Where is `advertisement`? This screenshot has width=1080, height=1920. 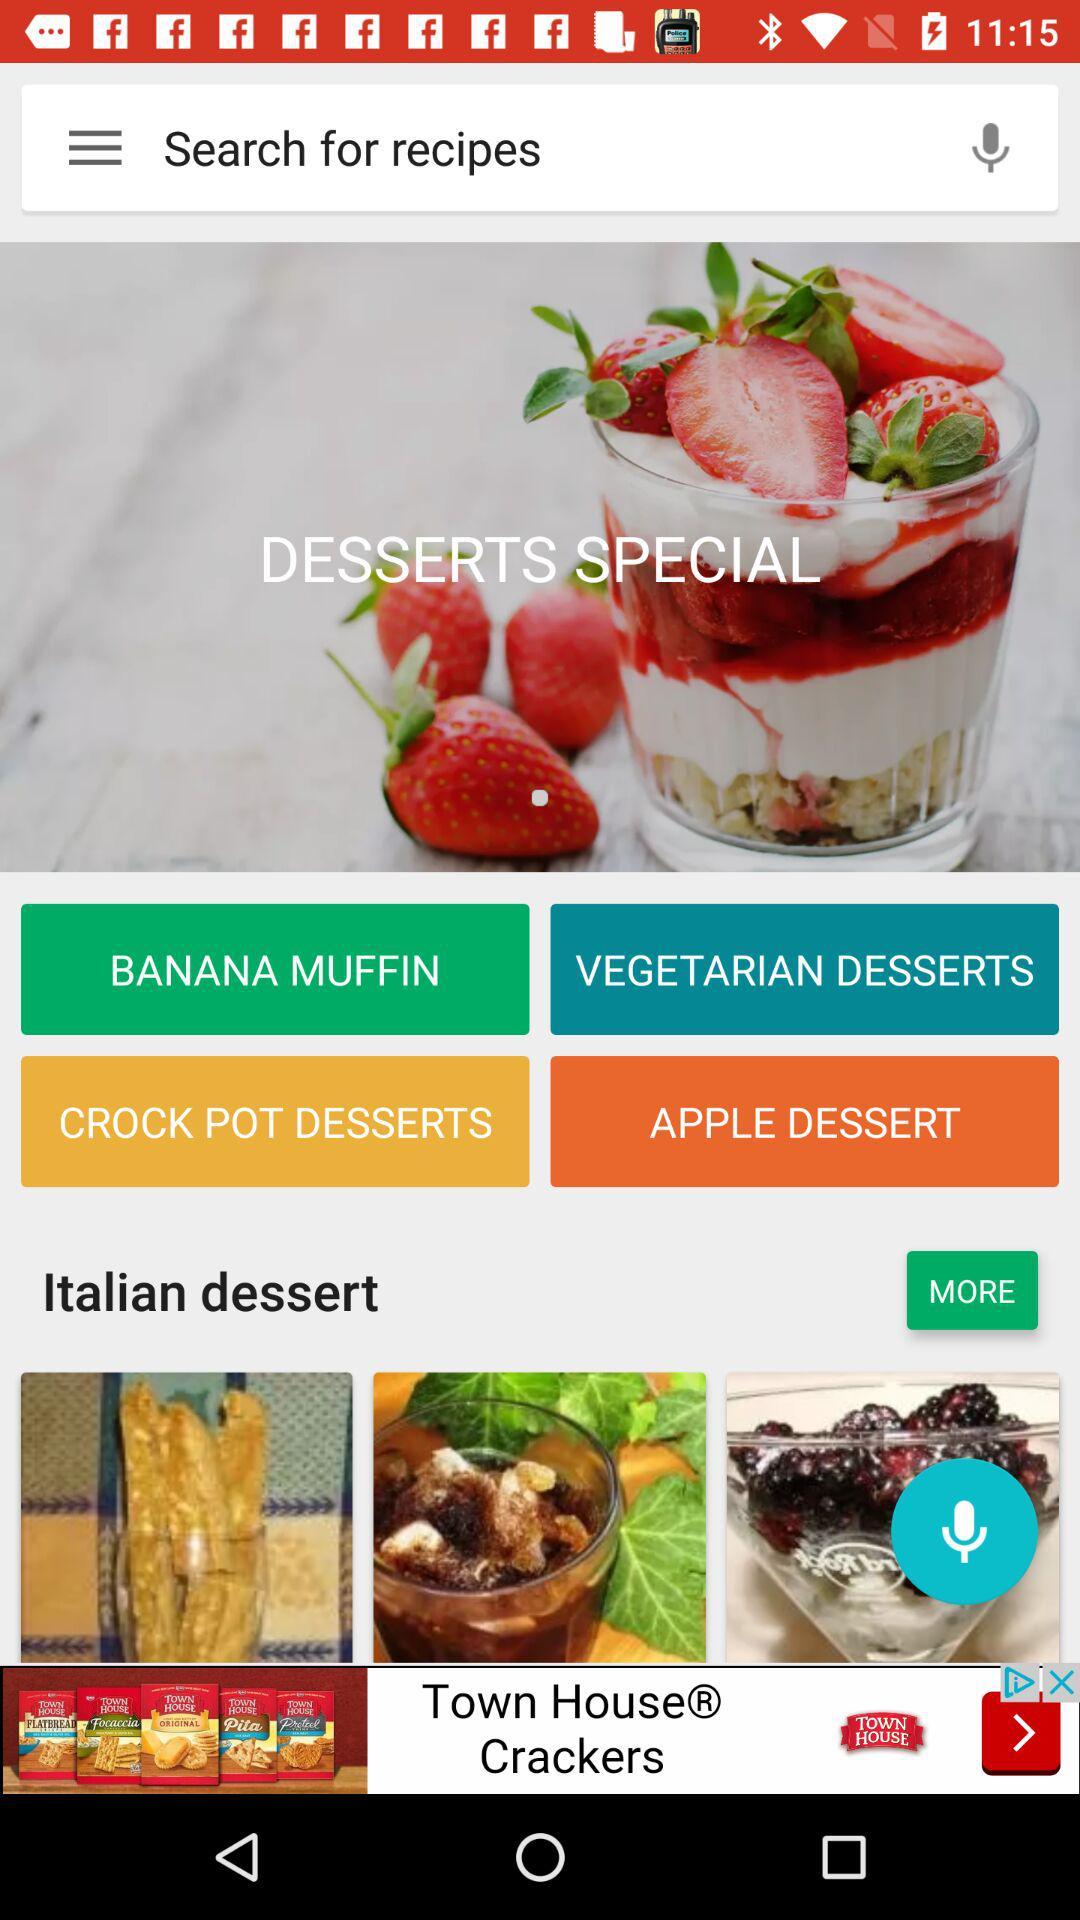 advertisement is located at coordinates (540, 1727).